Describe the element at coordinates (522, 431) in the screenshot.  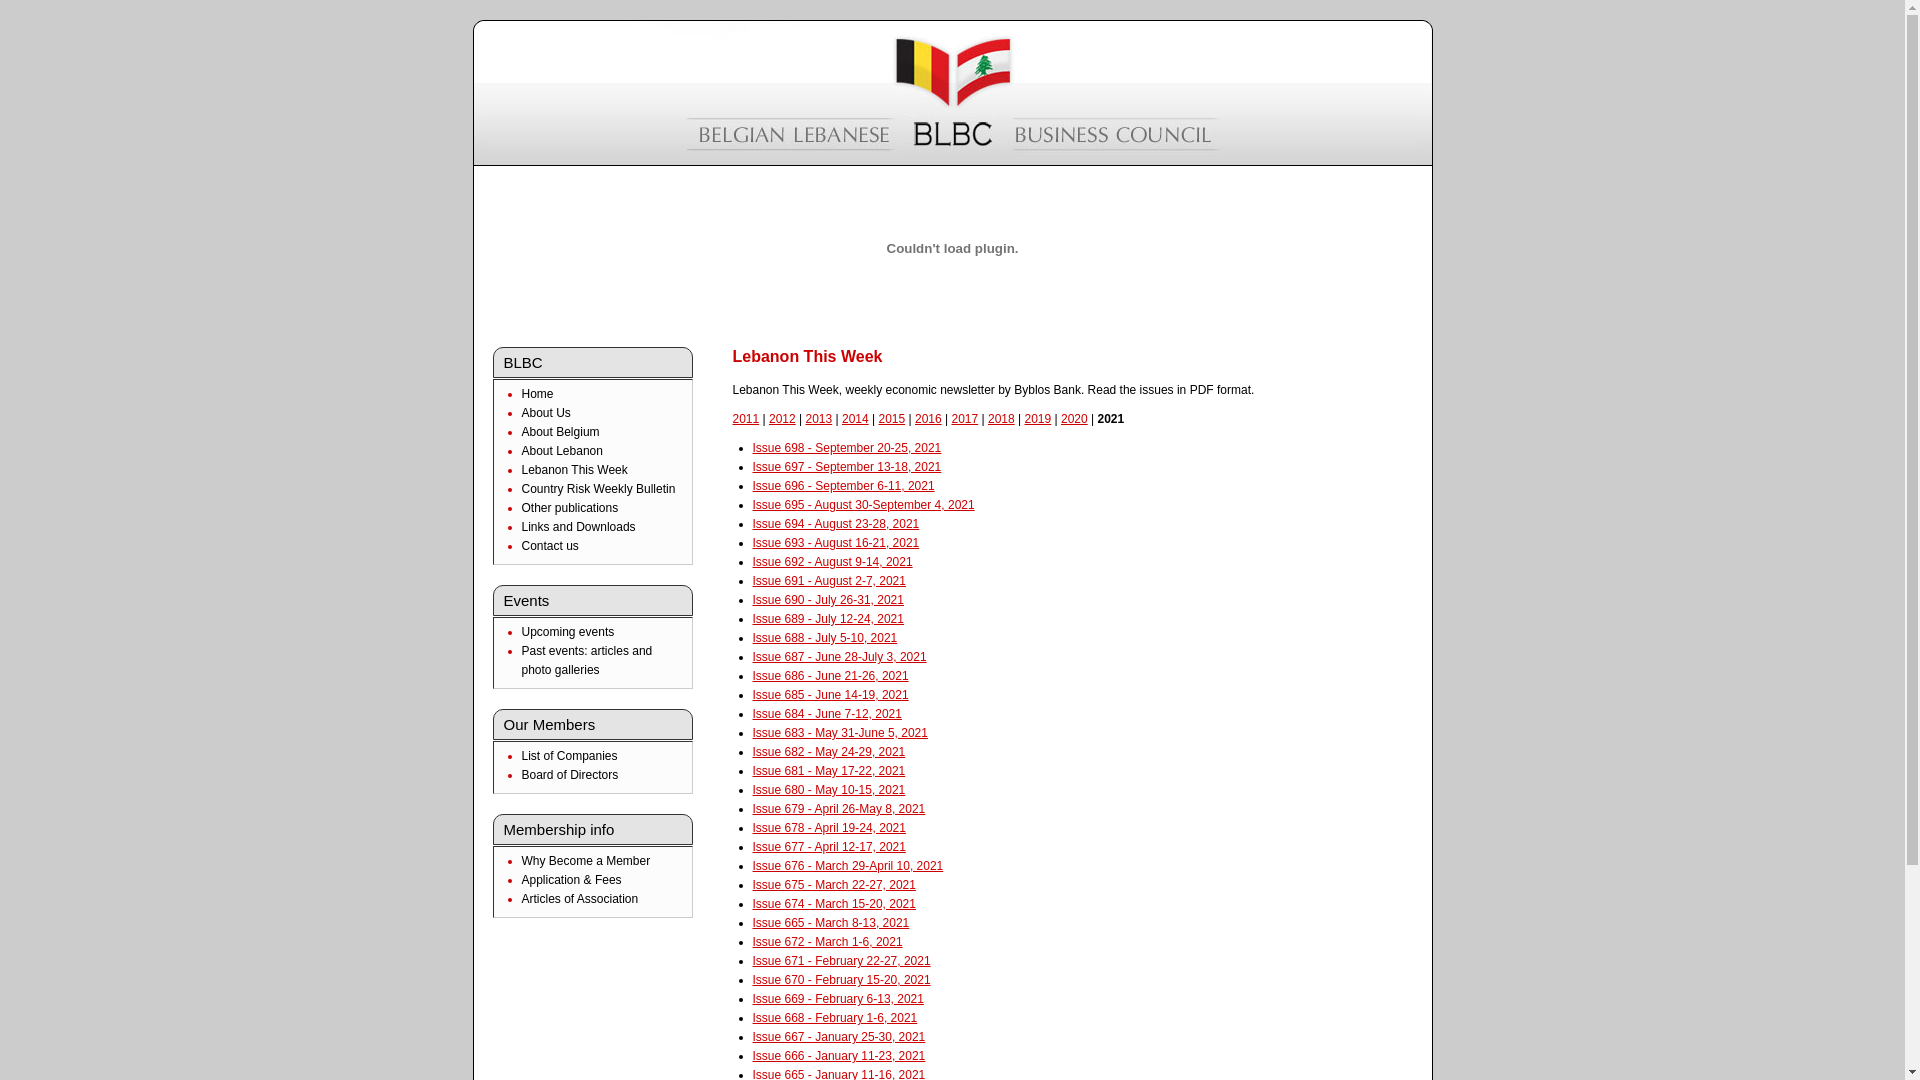
I see `'About Belgium'` at that location.